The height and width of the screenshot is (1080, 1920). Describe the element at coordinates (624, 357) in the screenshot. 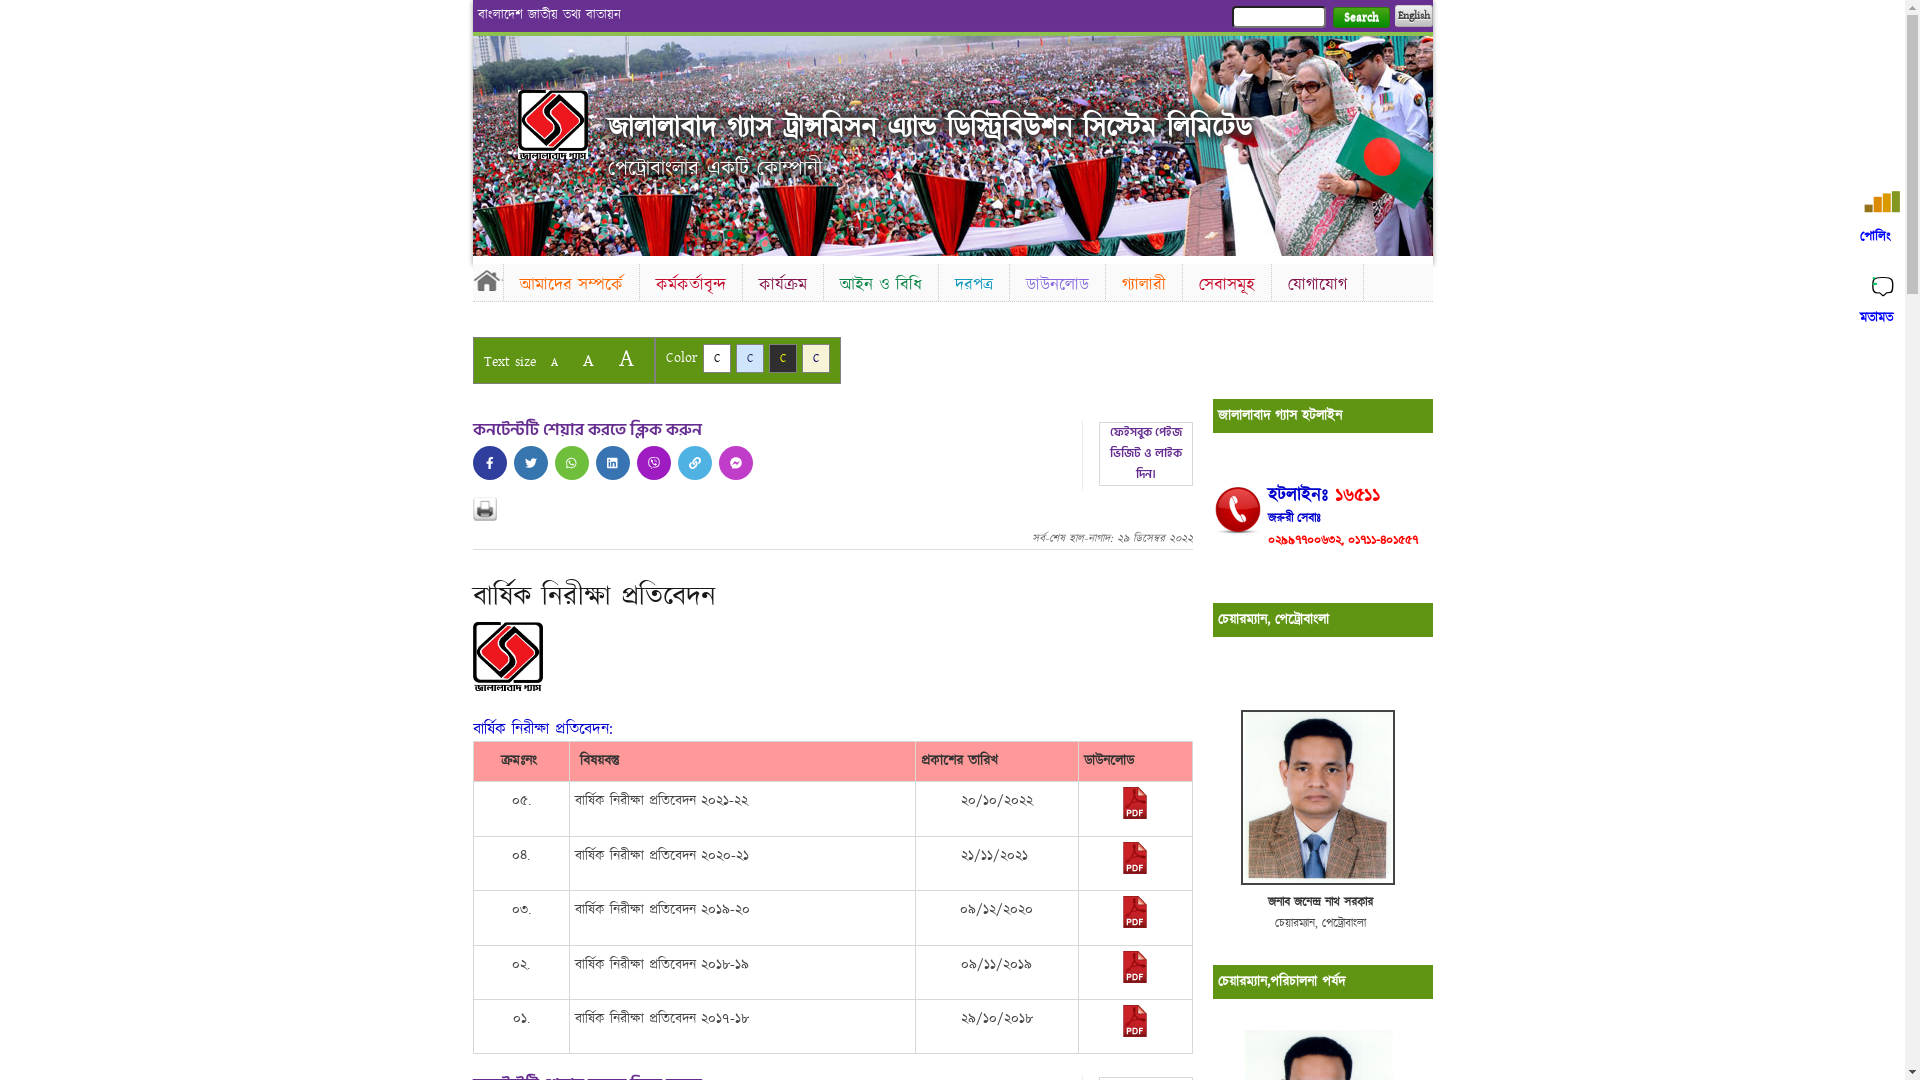

I see `'A'` at that location.